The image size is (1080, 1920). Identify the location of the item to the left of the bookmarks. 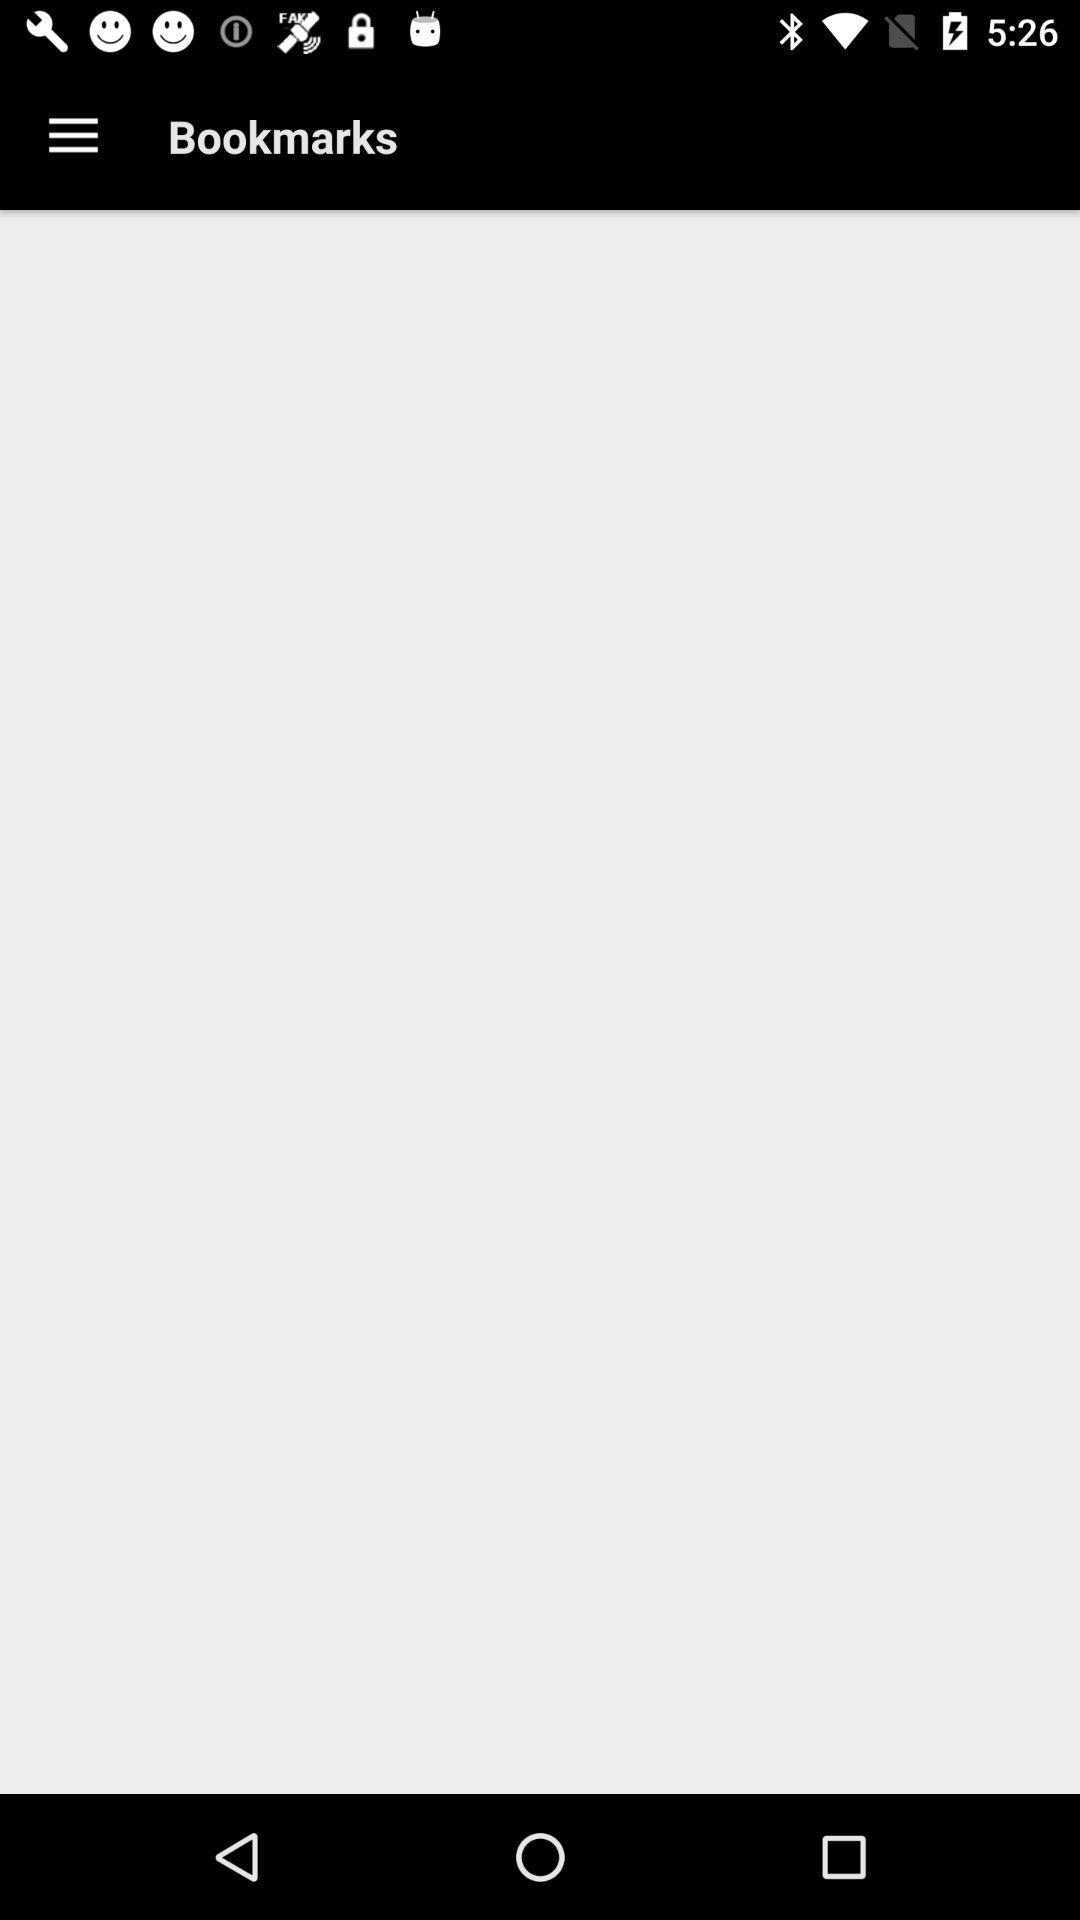
(72, 135).